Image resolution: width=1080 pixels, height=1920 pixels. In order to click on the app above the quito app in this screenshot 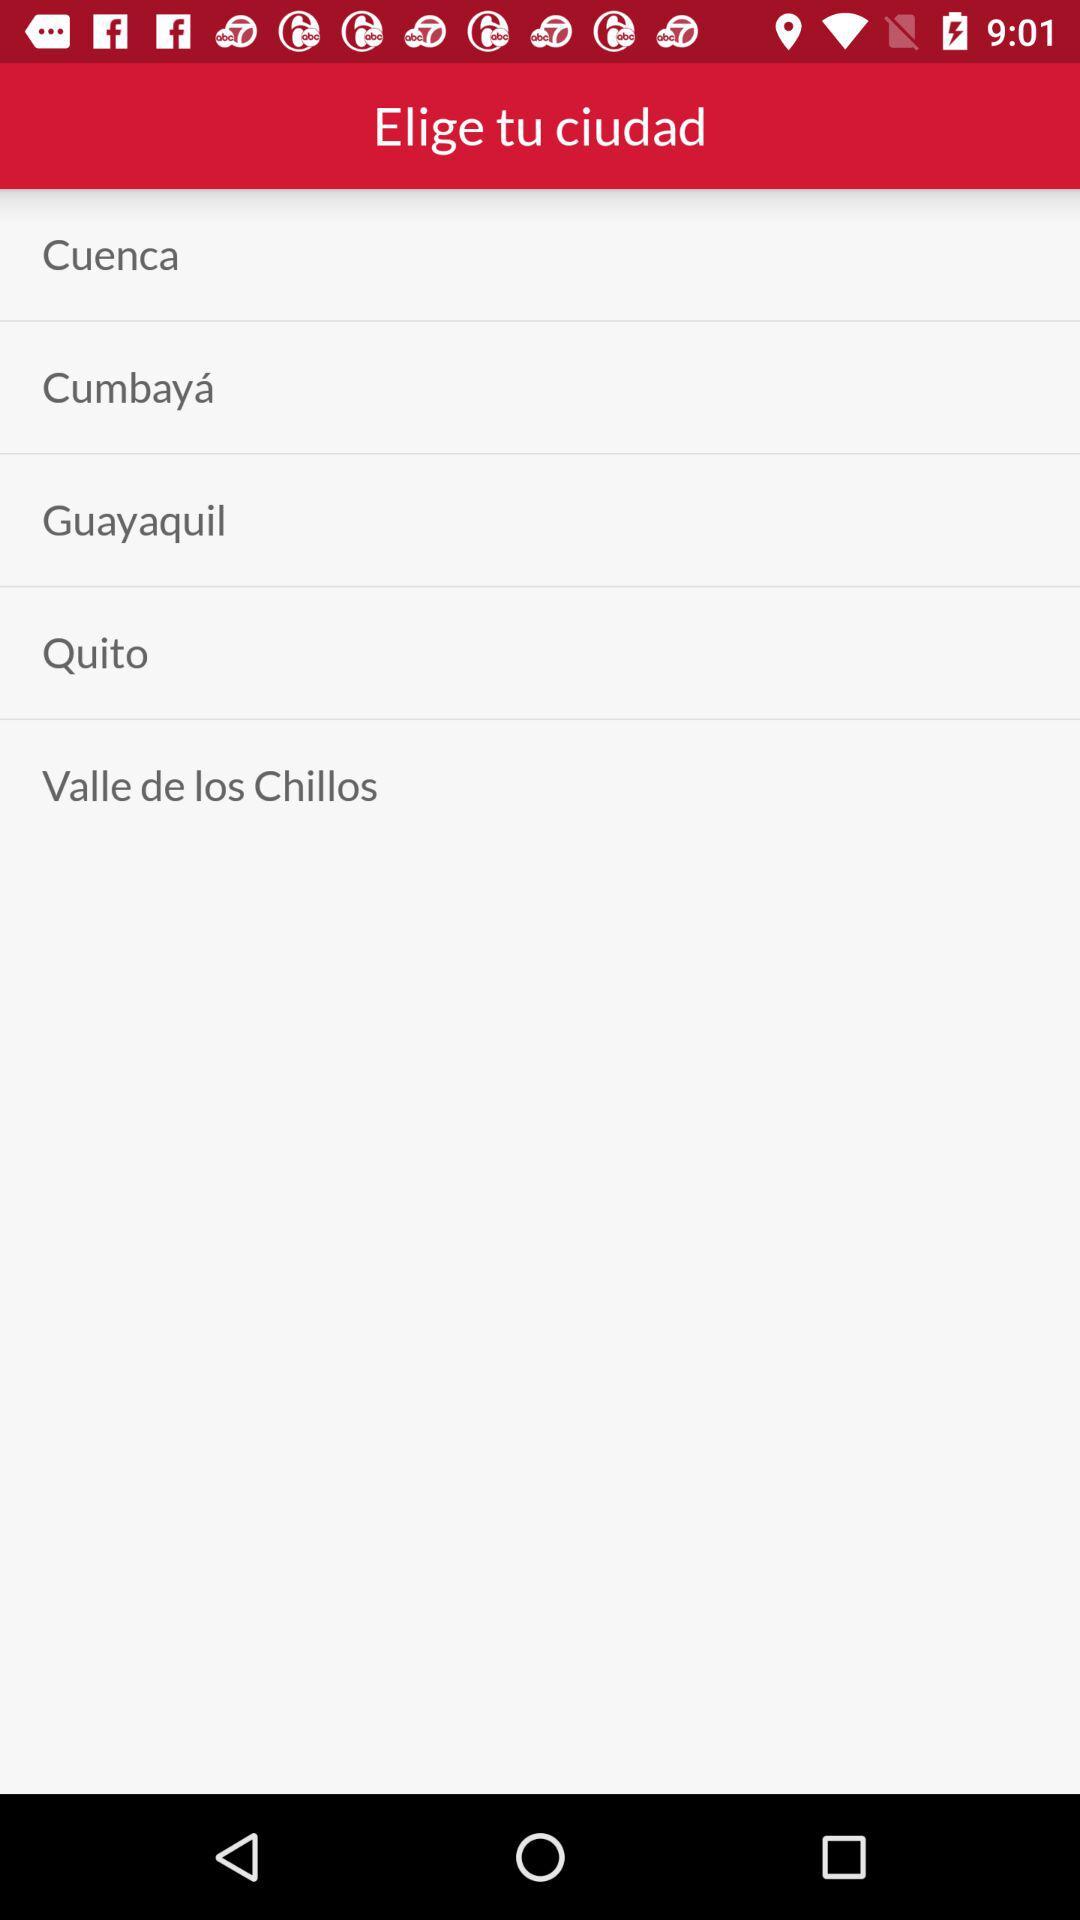, I will do `click(134, 520)`.